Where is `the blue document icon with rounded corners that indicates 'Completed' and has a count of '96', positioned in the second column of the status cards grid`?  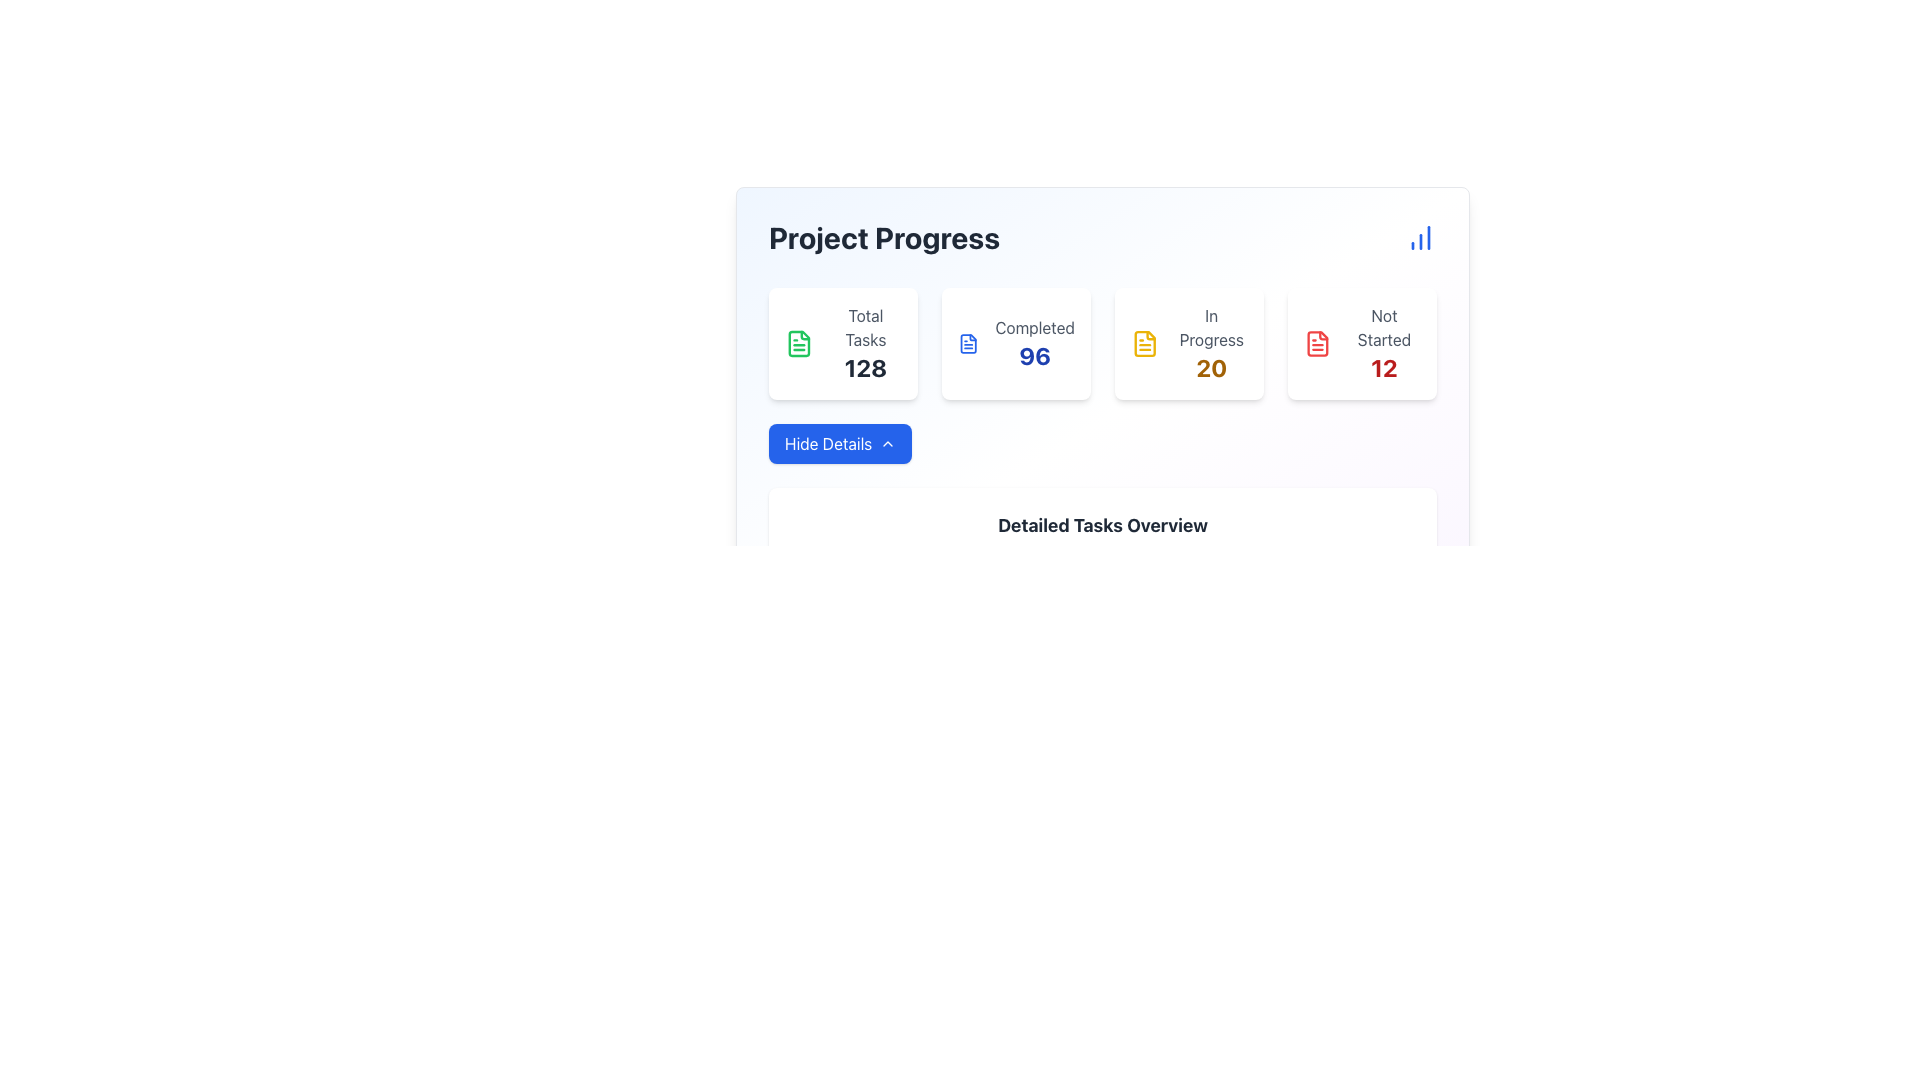 the blue document icon with rounded corners that indicates 'Completed' and has a count of '96', positioned in the second column of the status cards grid is located at coordinates (968, 342).